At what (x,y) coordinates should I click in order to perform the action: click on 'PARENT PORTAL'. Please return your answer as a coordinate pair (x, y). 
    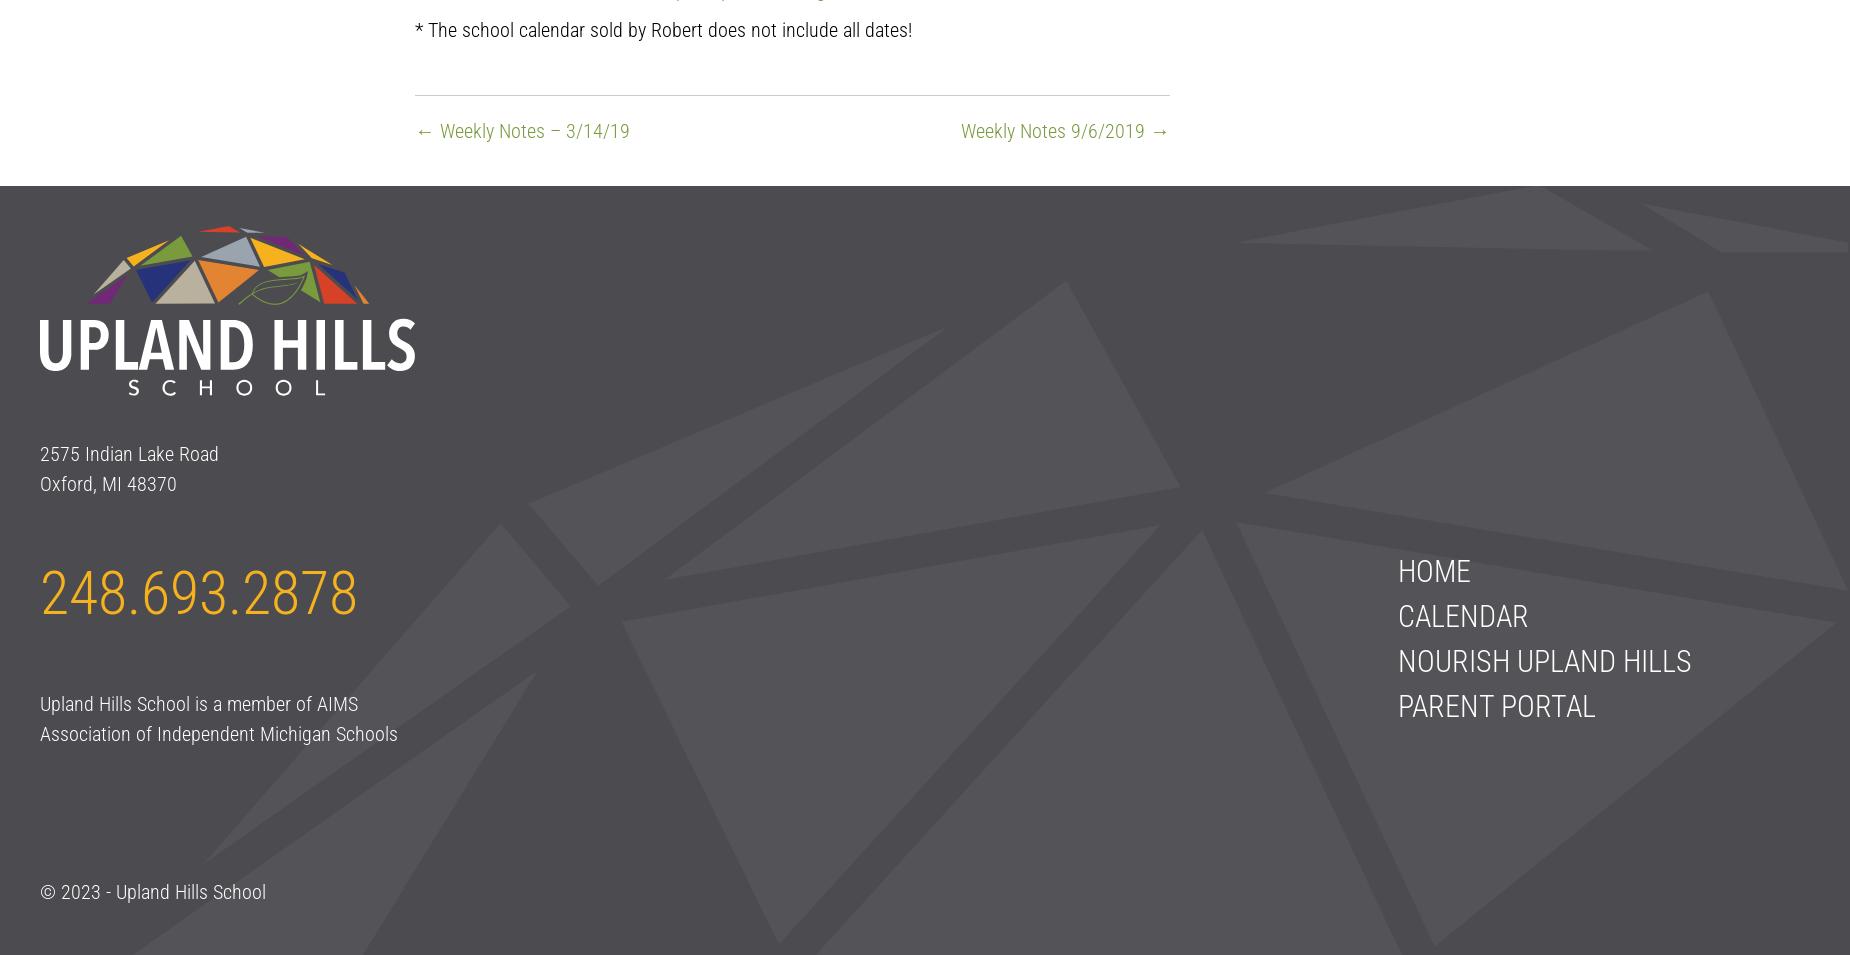
    Looking at the image, I should click on (1396, 705).